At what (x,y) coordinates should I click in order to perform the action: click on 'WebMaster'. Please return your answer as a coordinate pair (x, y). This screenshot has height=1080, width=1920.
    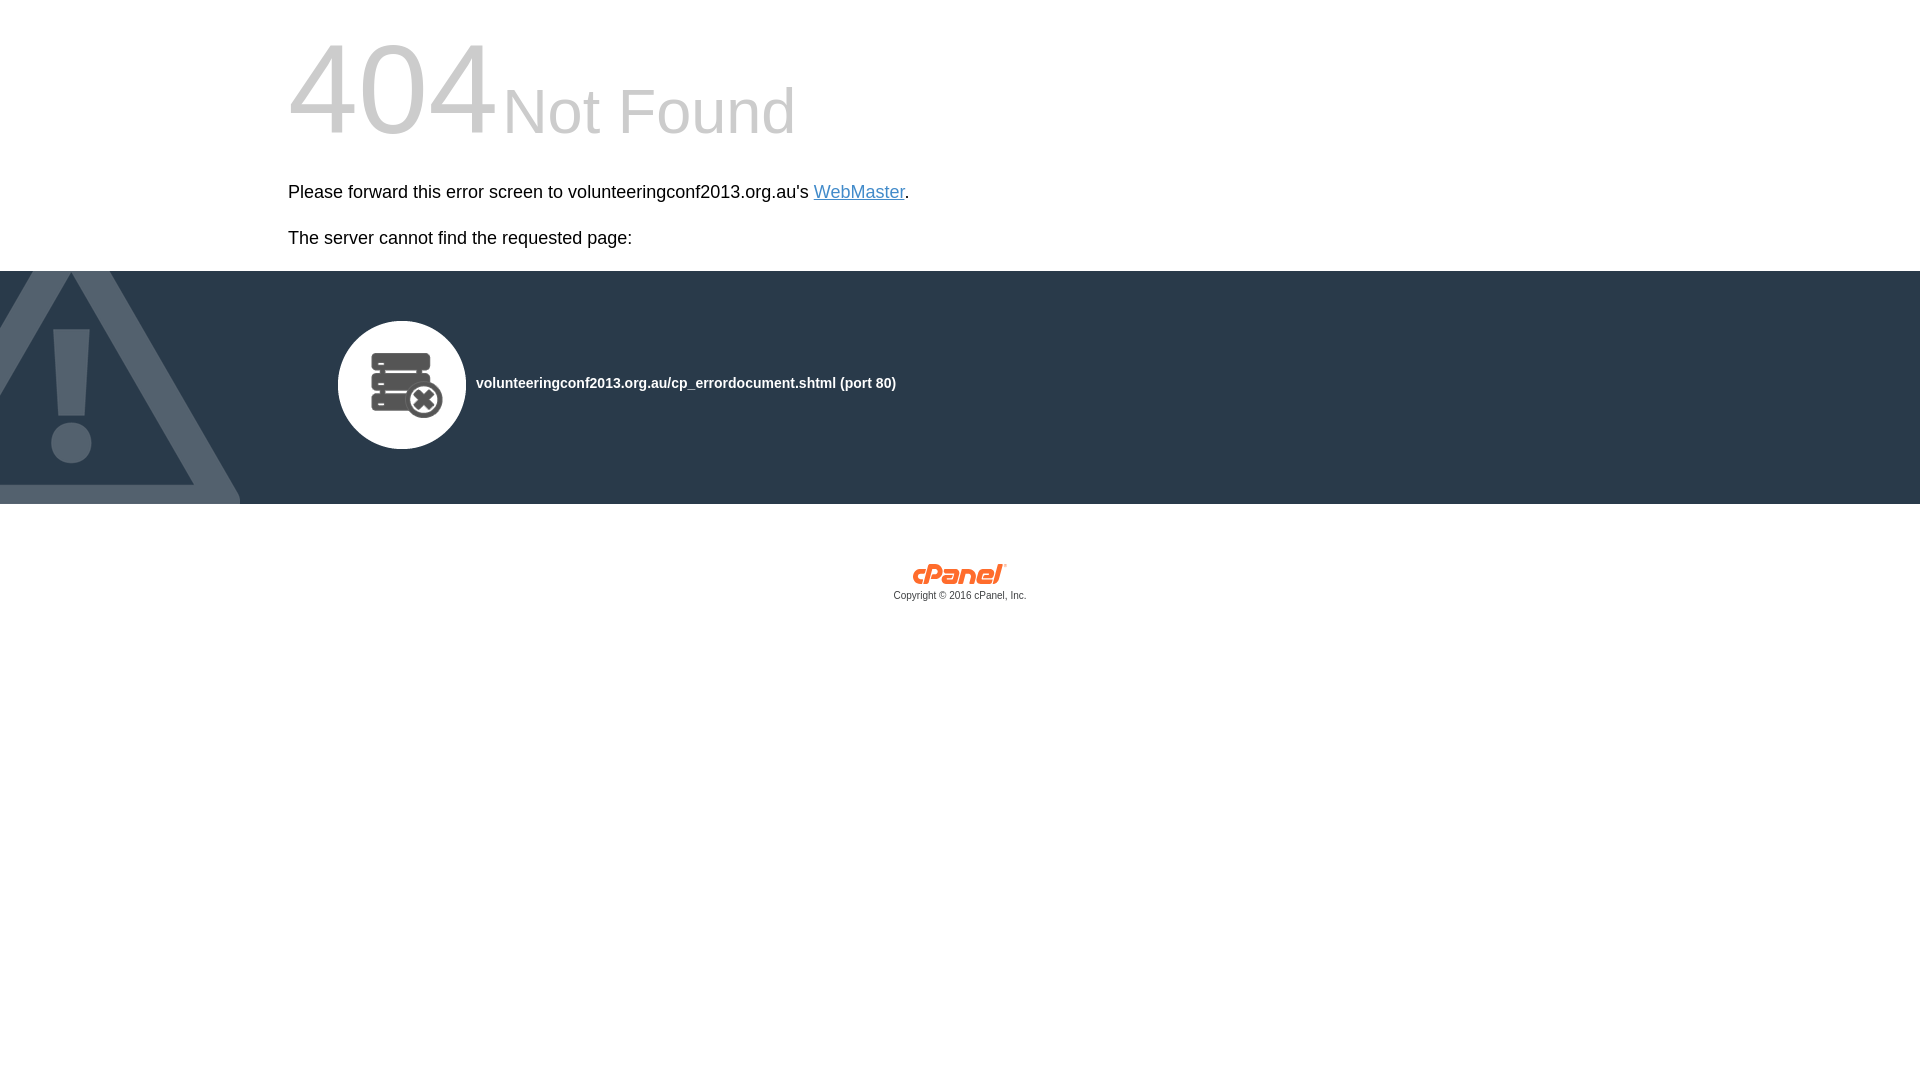
    Looking at the image, I should click on (859, 192).